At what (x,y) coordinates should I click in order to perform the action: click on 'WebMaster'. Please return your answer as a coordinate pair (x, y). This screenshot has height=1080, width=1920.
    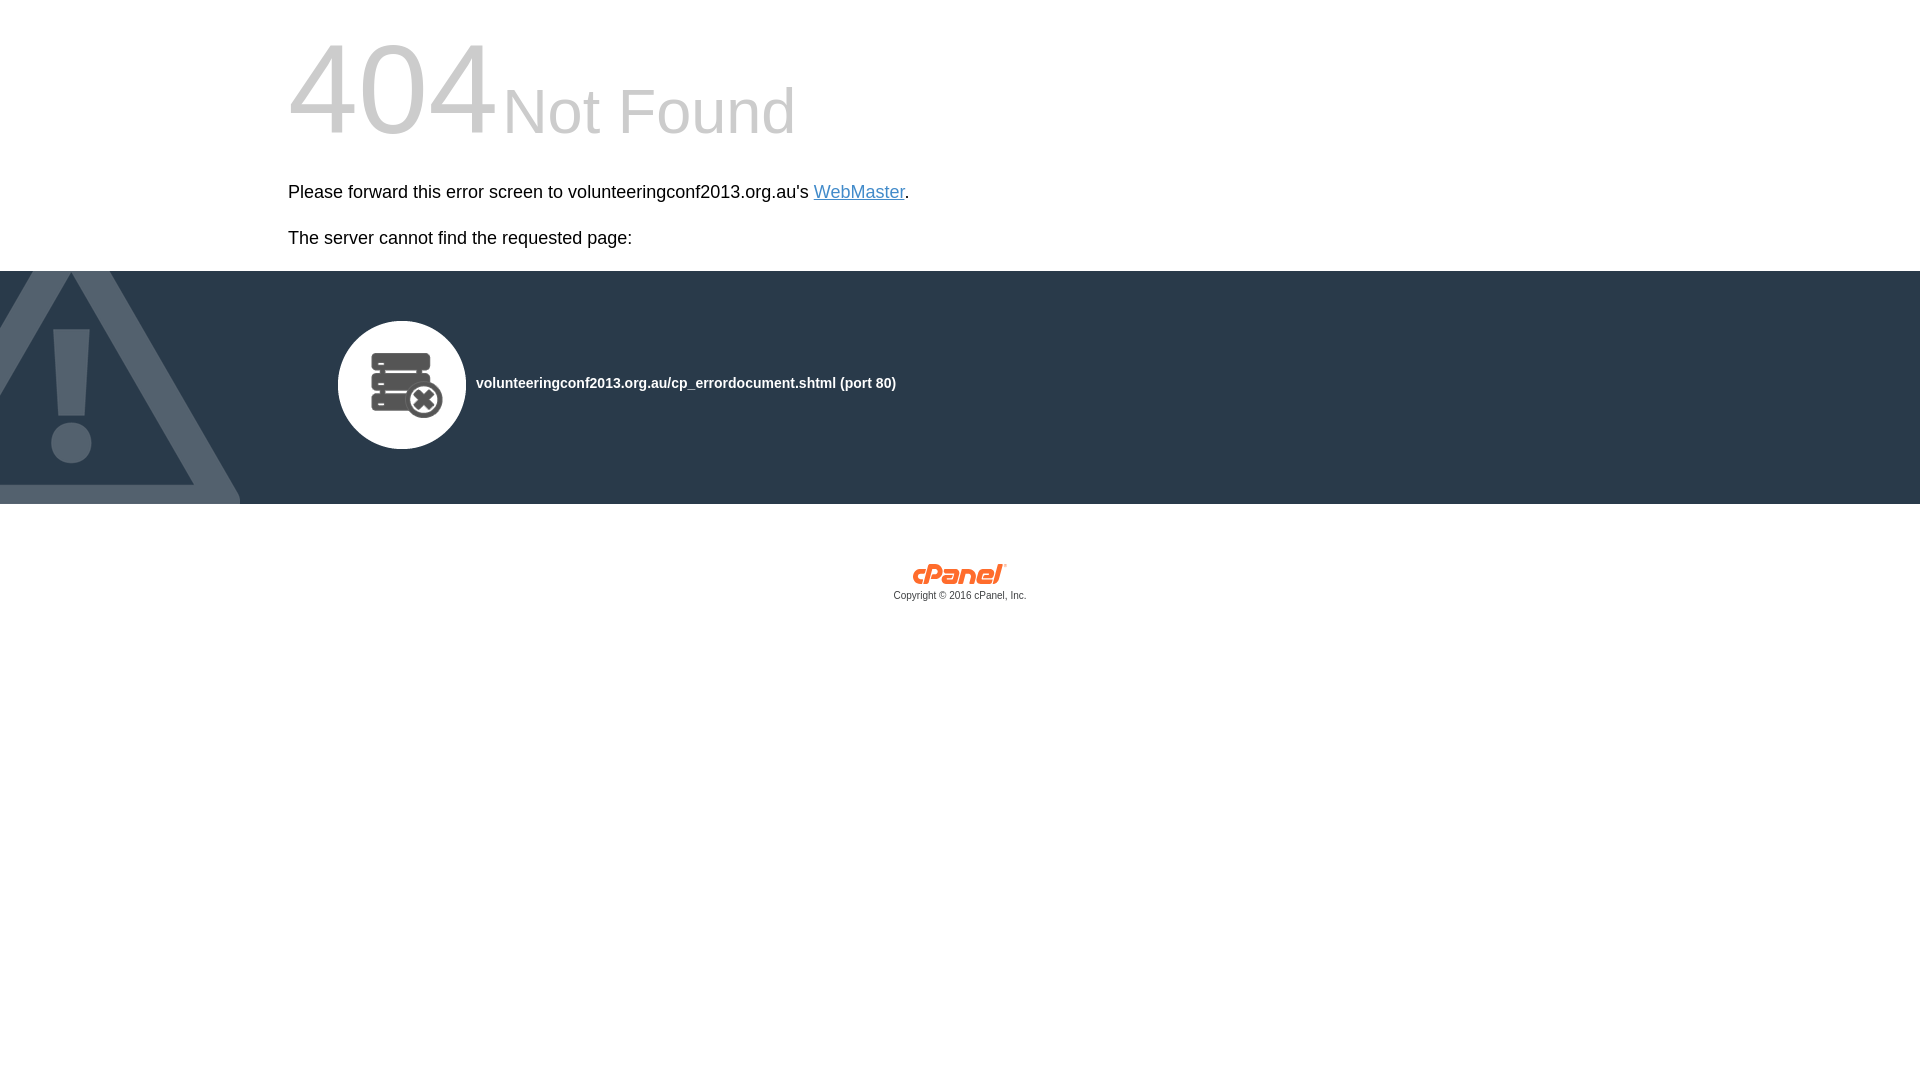
    Looking at the image, I should click on (859, 192).